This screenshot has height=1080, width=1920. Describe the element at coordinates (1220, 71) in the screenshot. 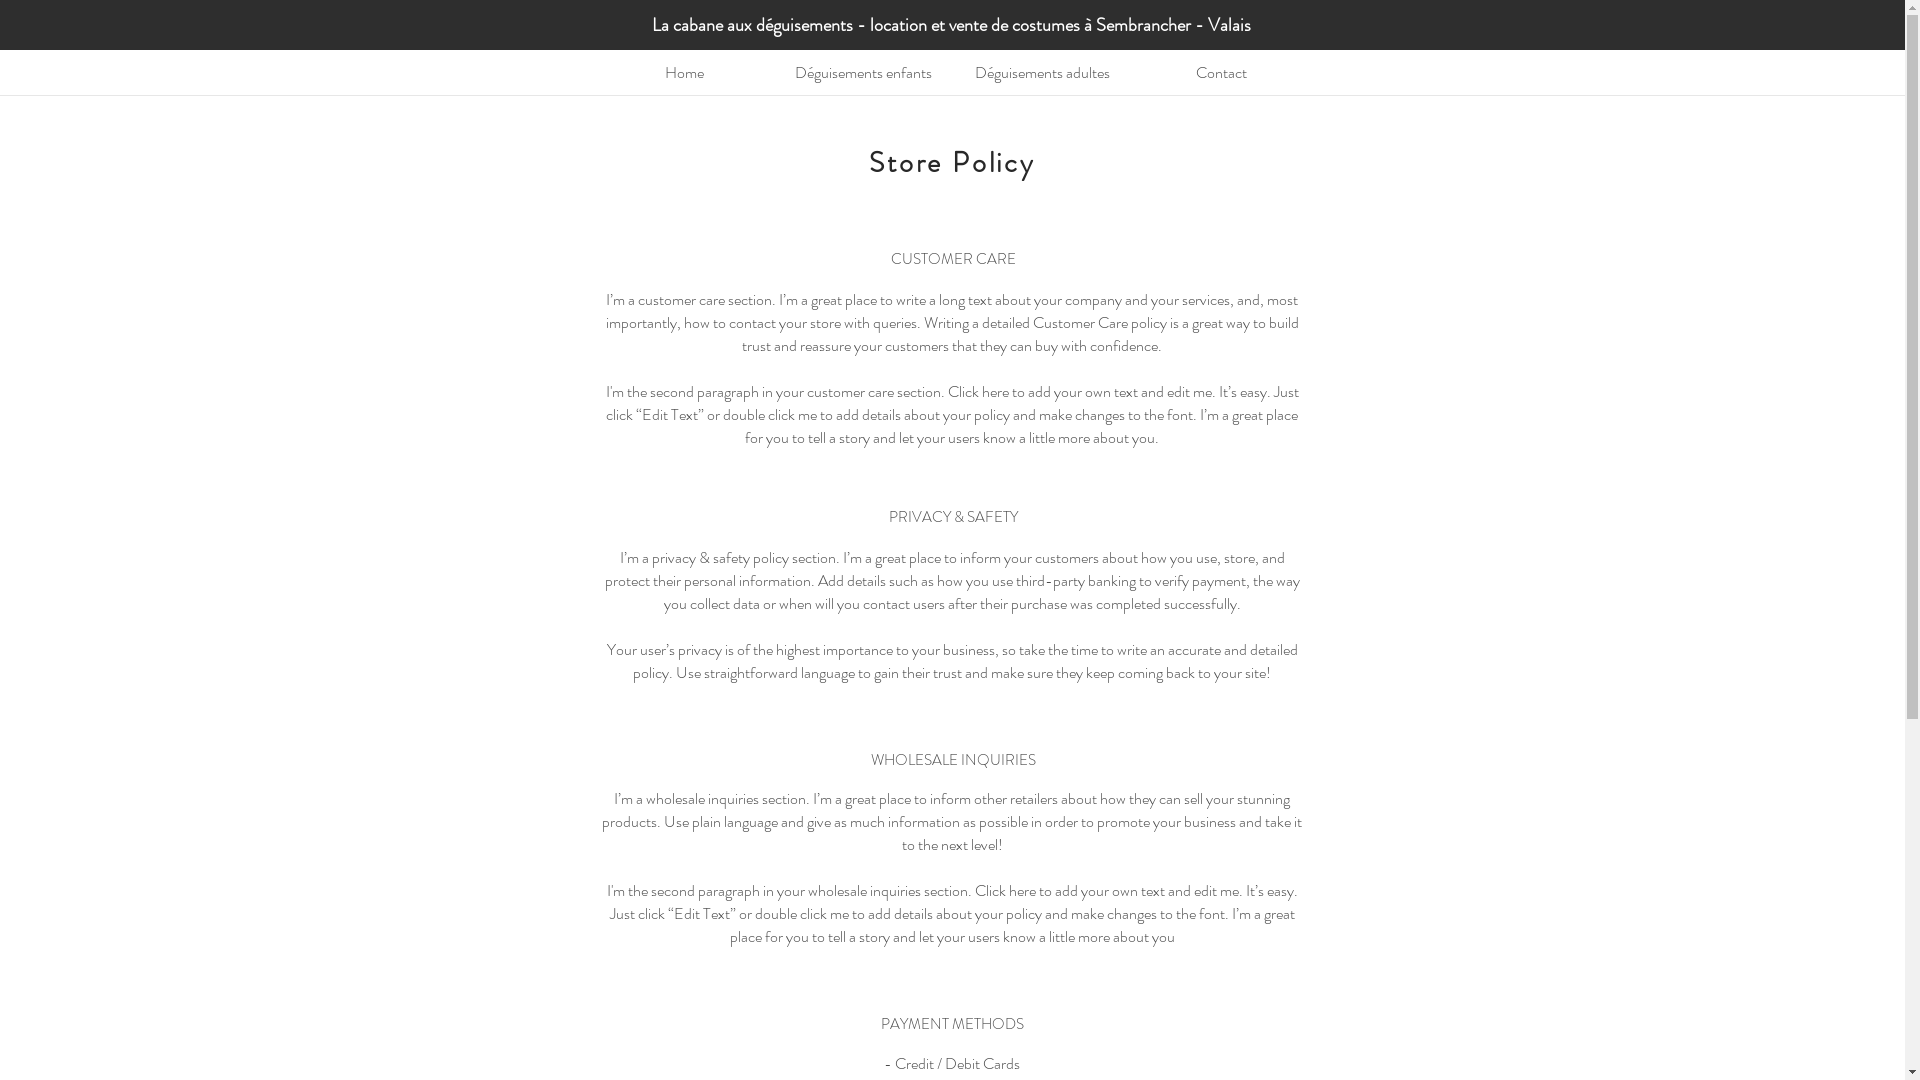

I see `'Contact'` at that location.